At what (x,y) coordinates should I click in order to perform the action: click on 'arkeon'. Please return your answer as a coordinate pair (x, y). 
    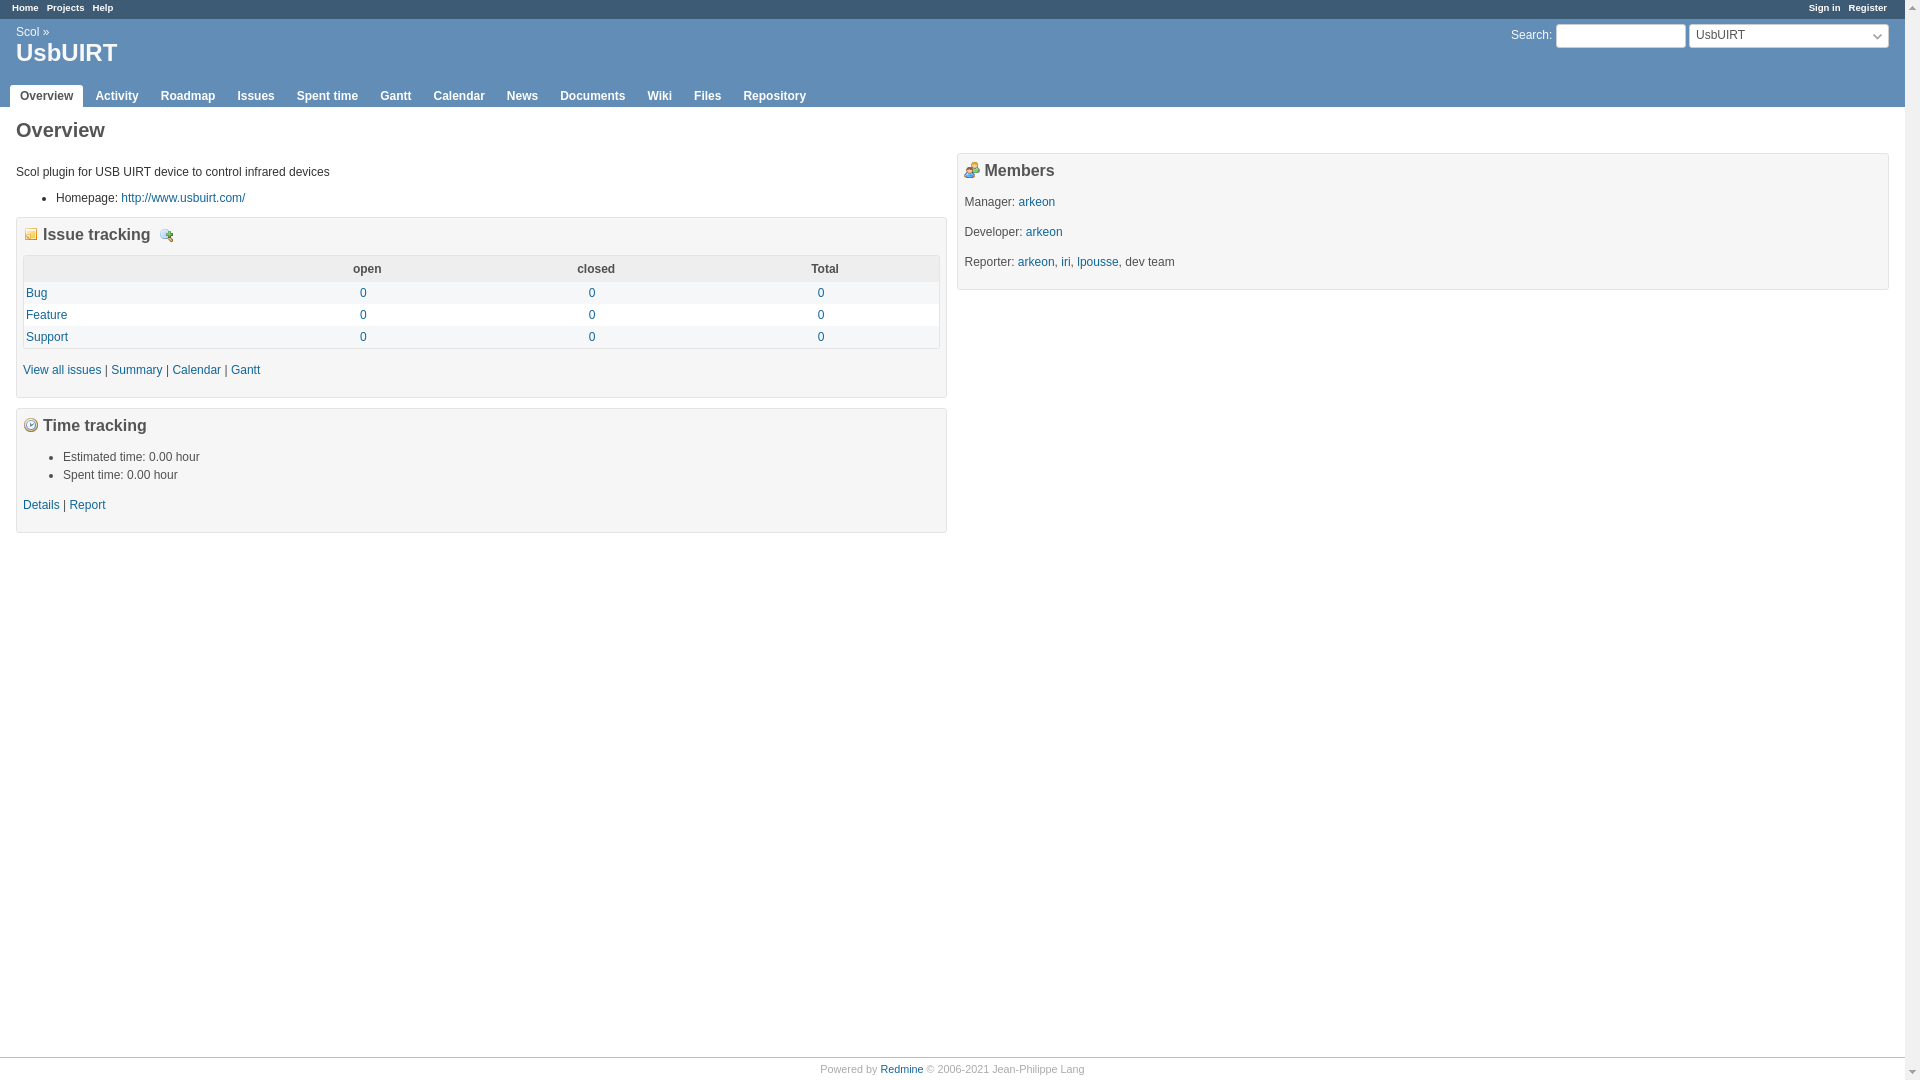
    Looking at the image, I should click on (1026, 230).